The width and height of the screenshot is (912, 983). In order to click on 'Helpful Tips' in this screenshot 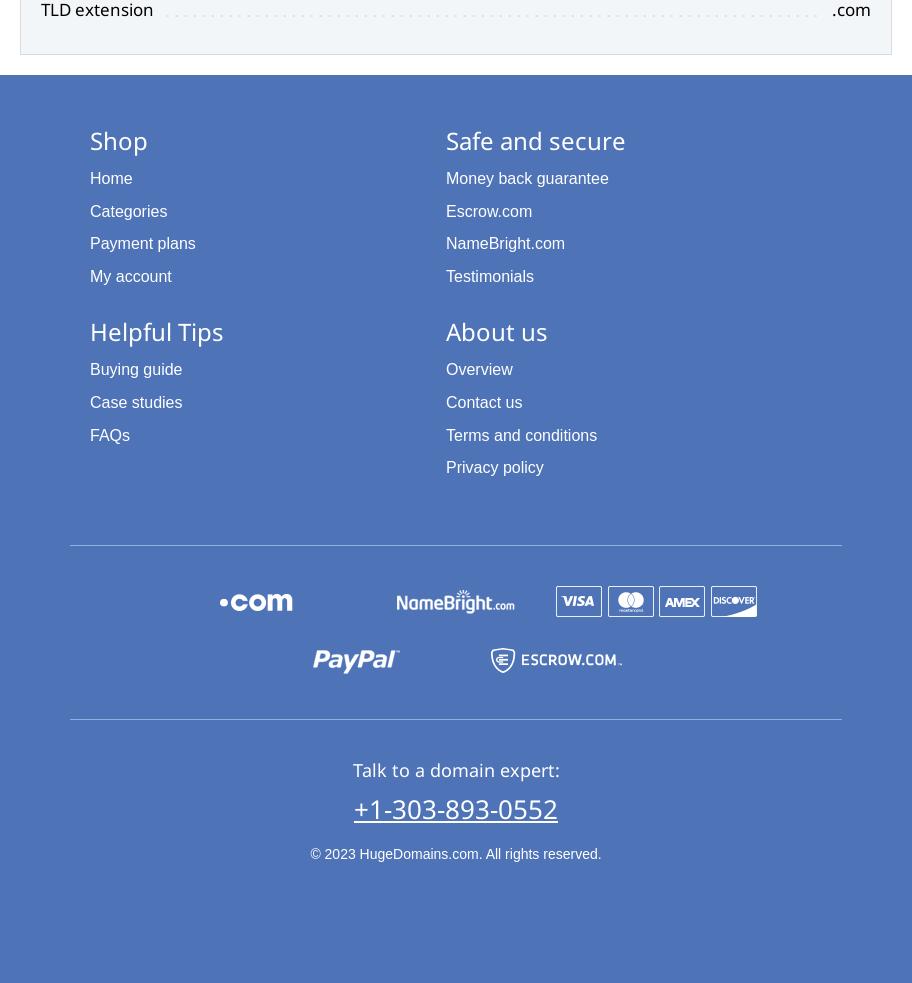, I will do `click(90, 329)`.